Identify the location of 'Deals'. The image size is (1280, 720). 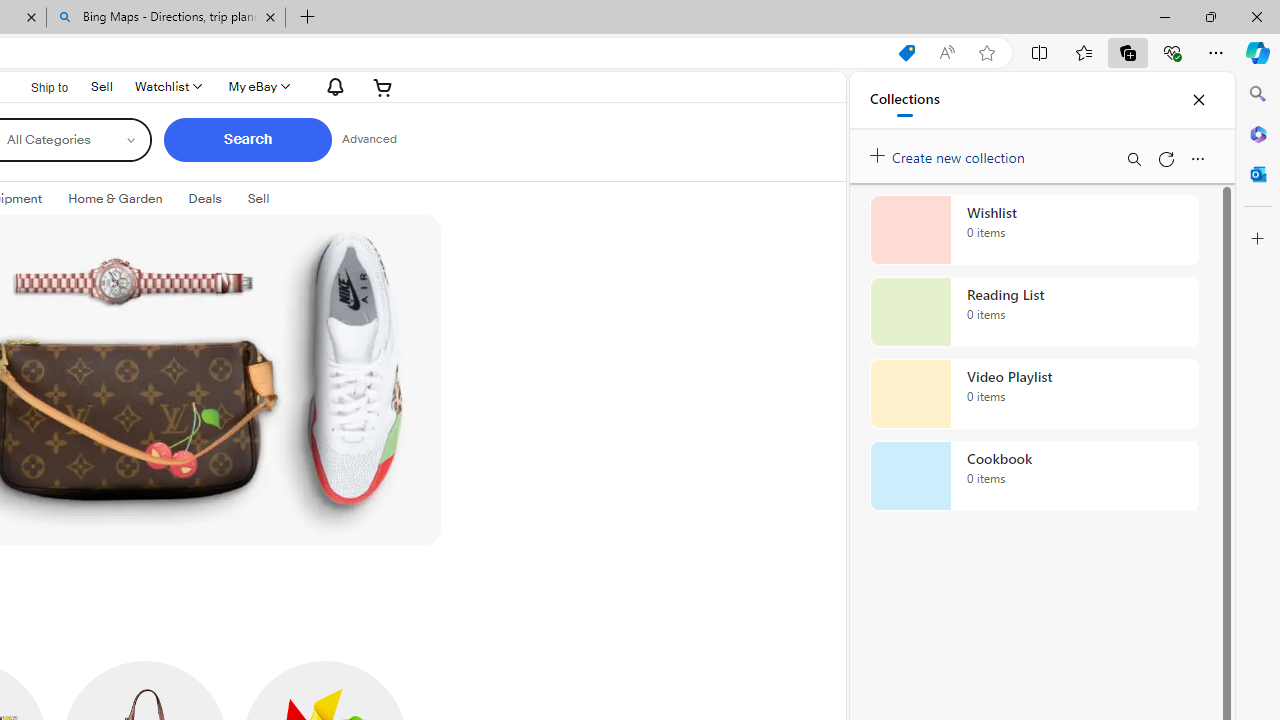
(204, 199).